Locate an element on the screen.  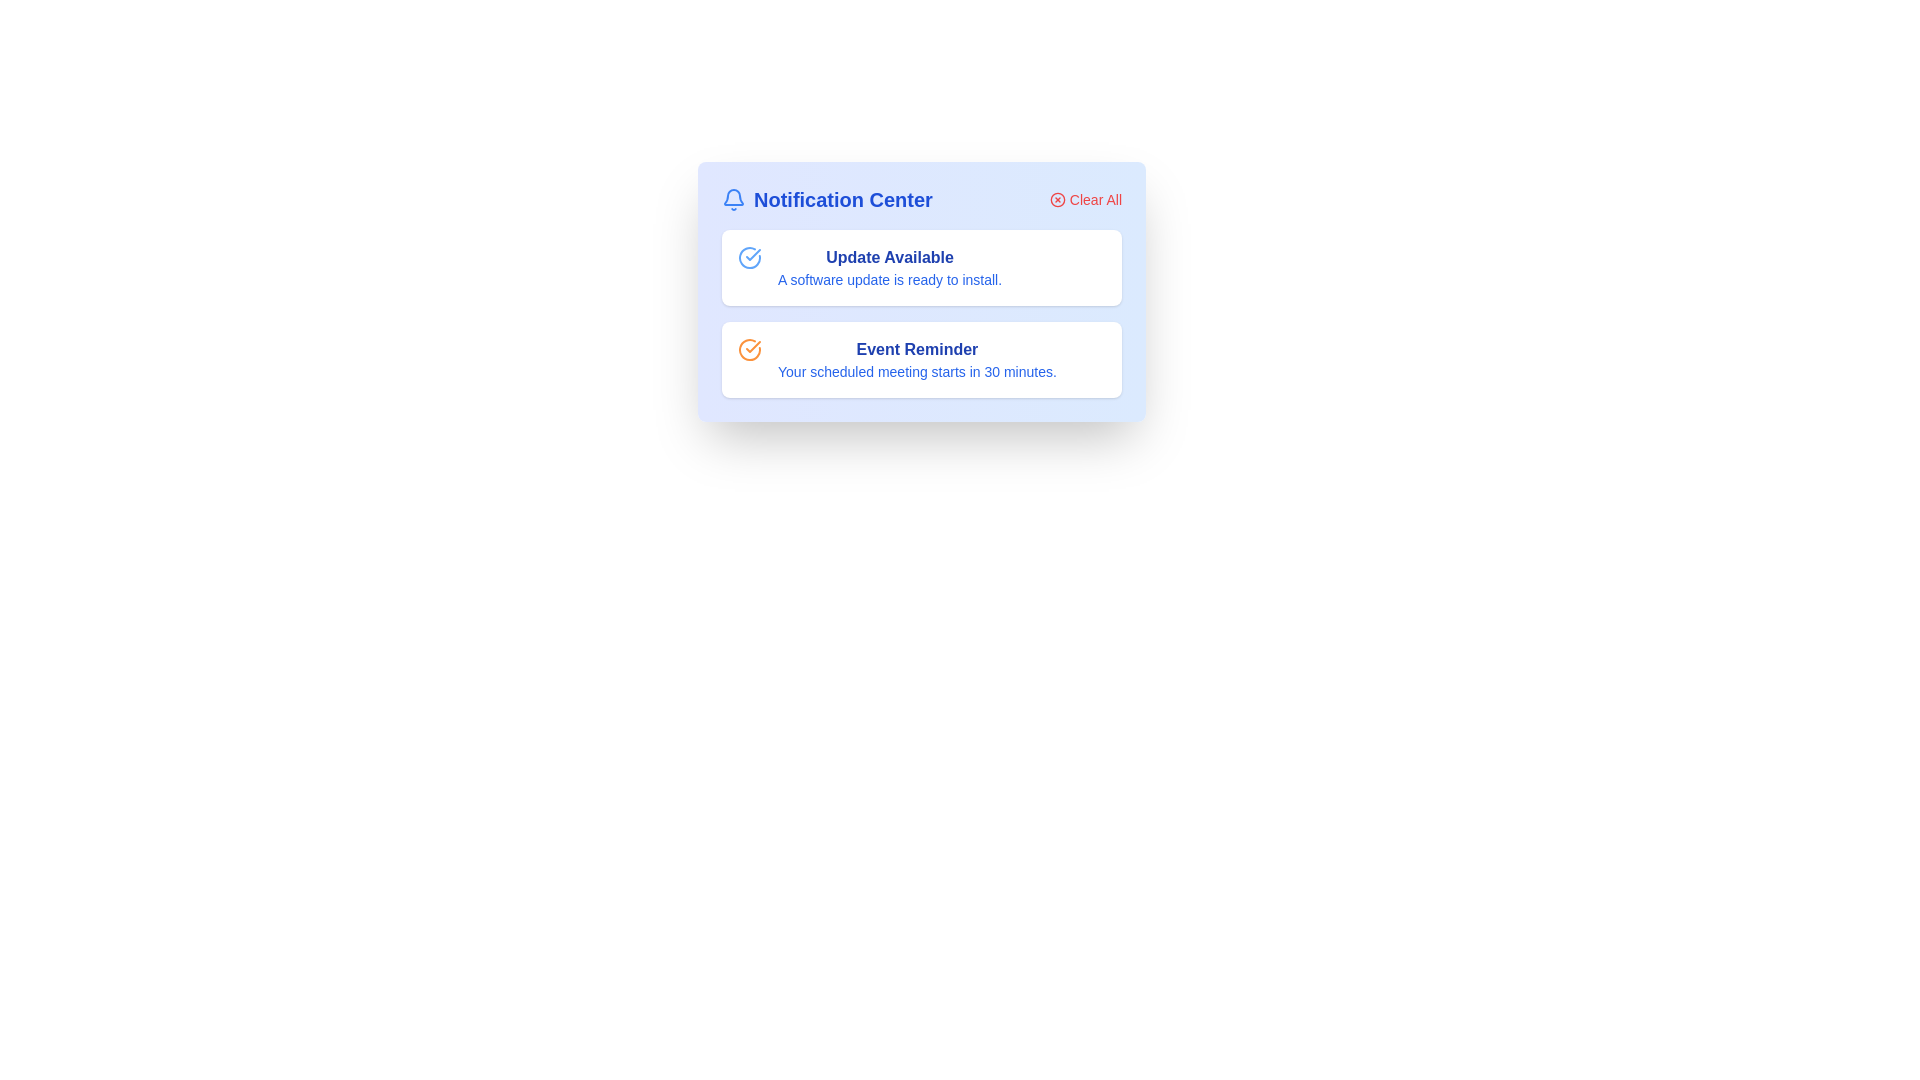
informational text block displaying 'Update Available.' and 'A software update is ready to install.' located within the Notification Center is located at coordinates (889, 266).